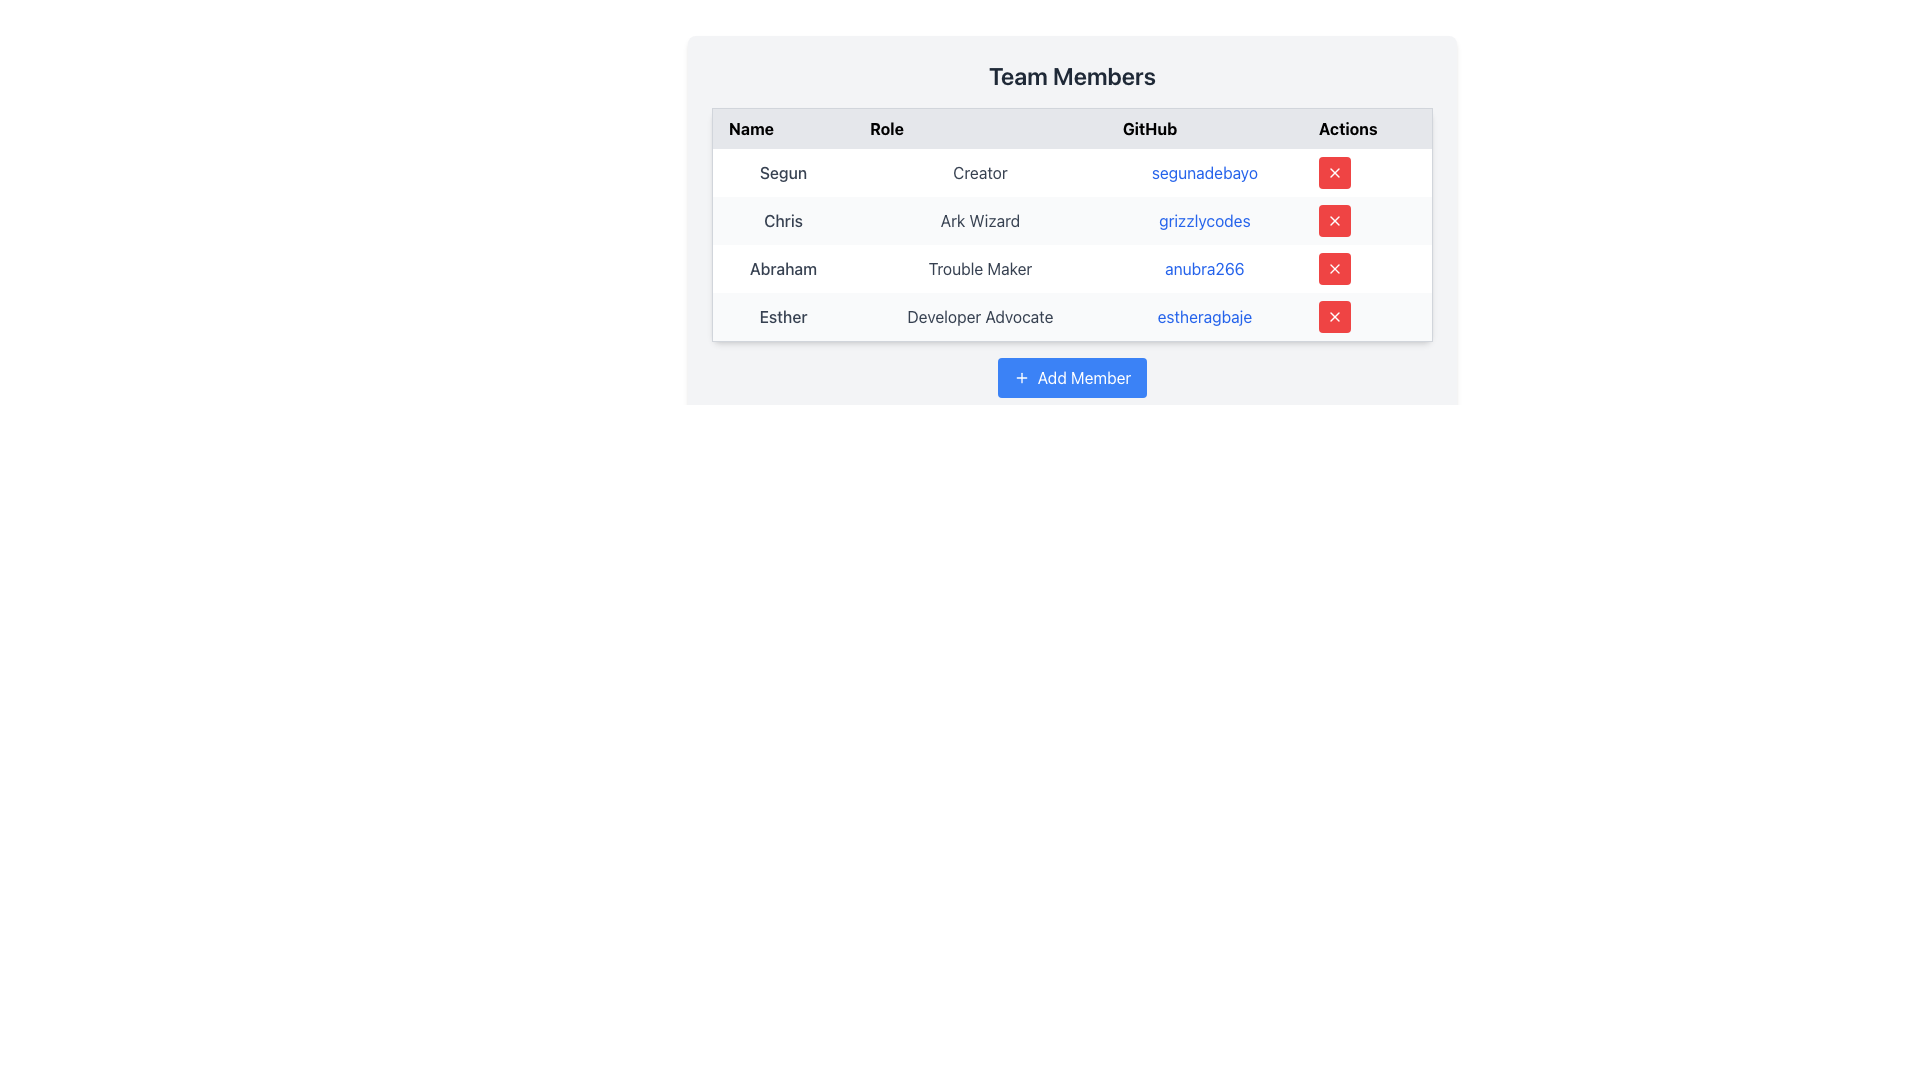 The image size is (1920, 1080). Describe the element at coordinates (1366, 128) in the screenshot. I see `the 'Actions' Text Label element, which is the fourth column header in a table, styled in bold black font on a light gray background` at that location.